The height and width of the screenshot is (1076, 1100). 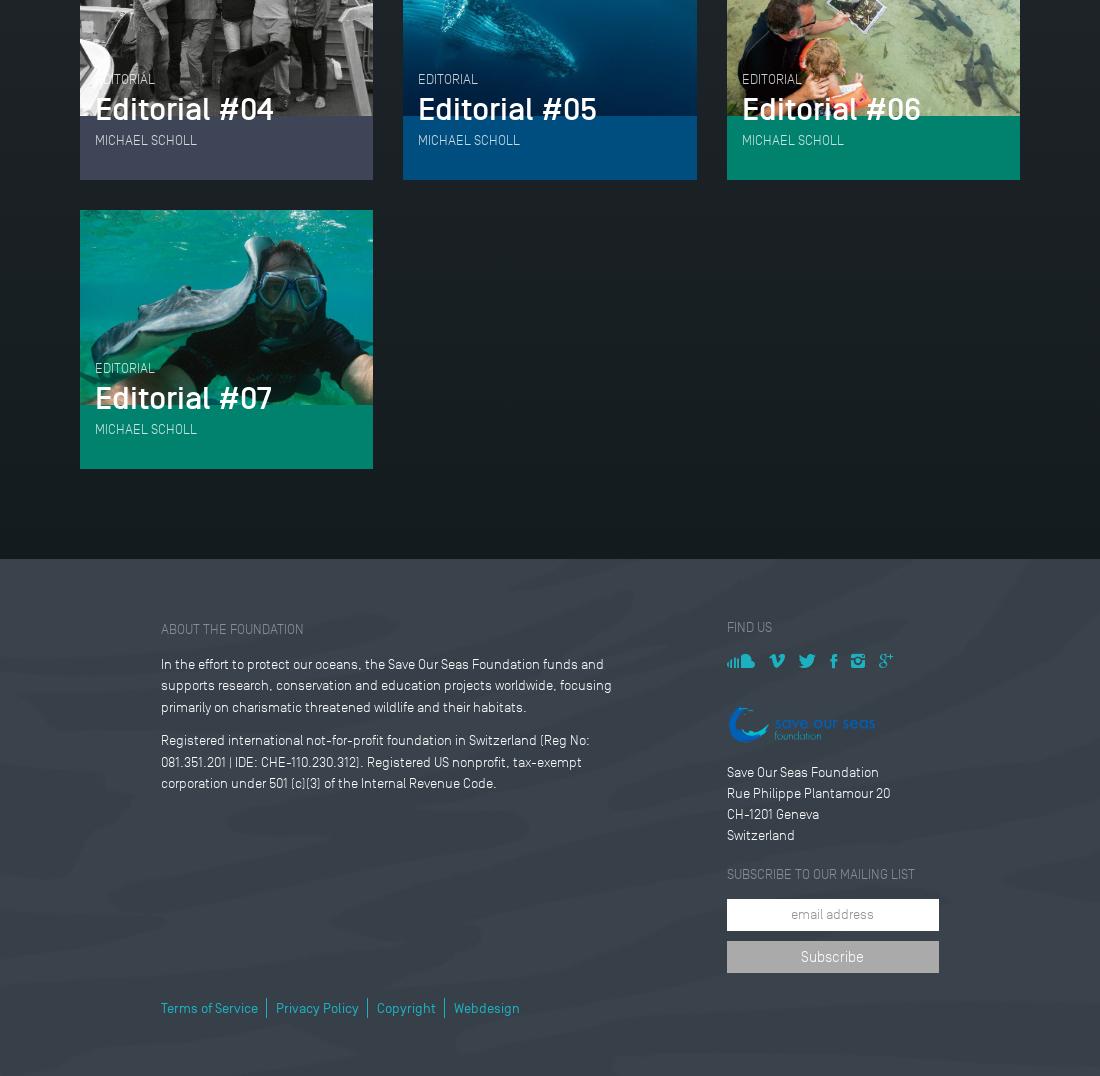 I want to click on 'Registered international not-for-profit foundation in Switzerland (Reg No: 081.351.201 | IDE: CHE-110.230.312). Registered US nonprofit, tax-exempt corporation under 501 (c)(3) of the Internal Revenue Code.', so click(x=374, y=760).